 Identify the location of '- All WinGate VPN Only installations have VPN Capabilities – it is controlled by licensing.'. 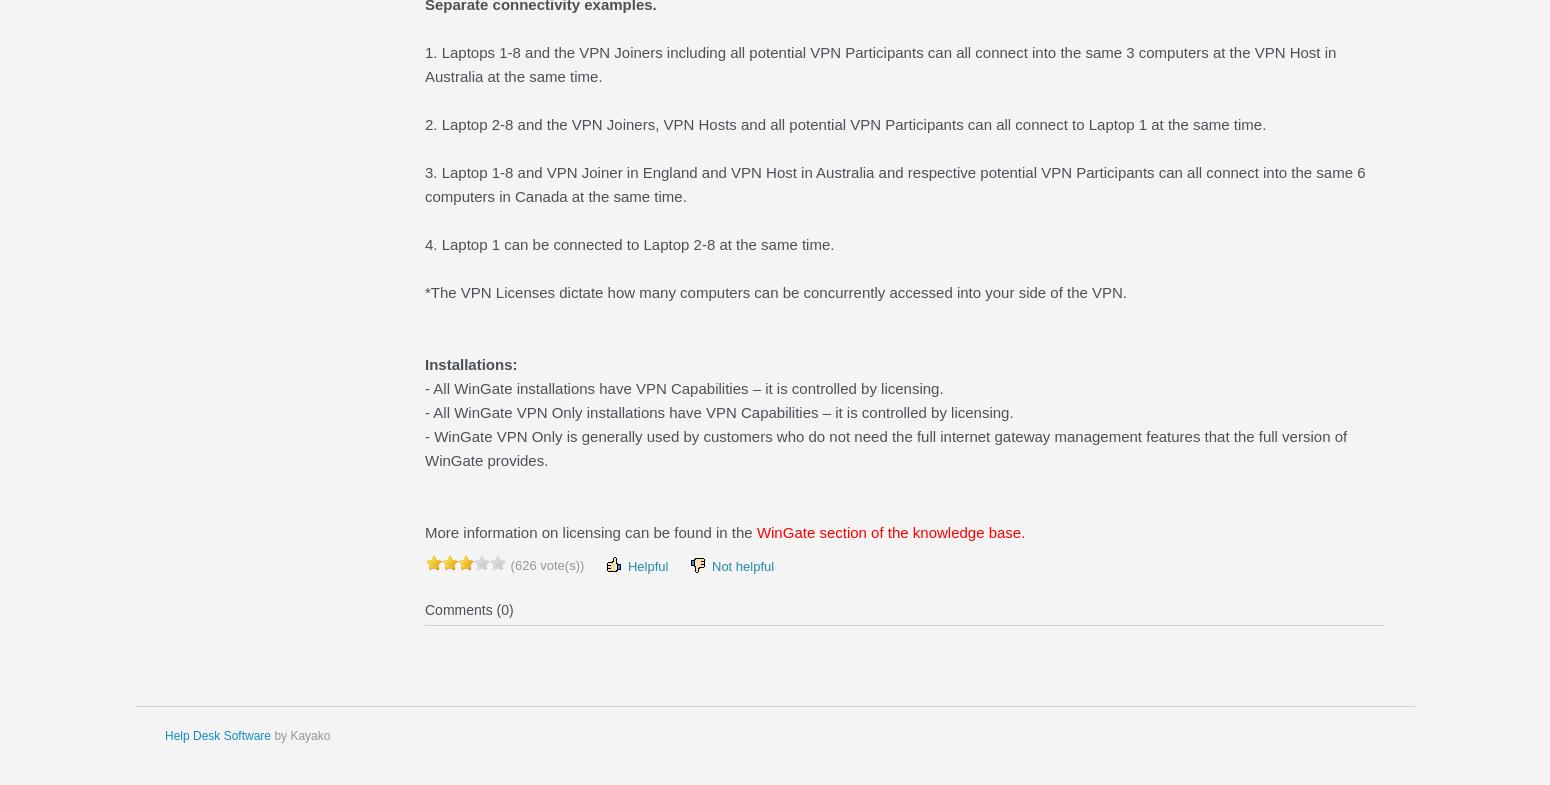
(719, 412).